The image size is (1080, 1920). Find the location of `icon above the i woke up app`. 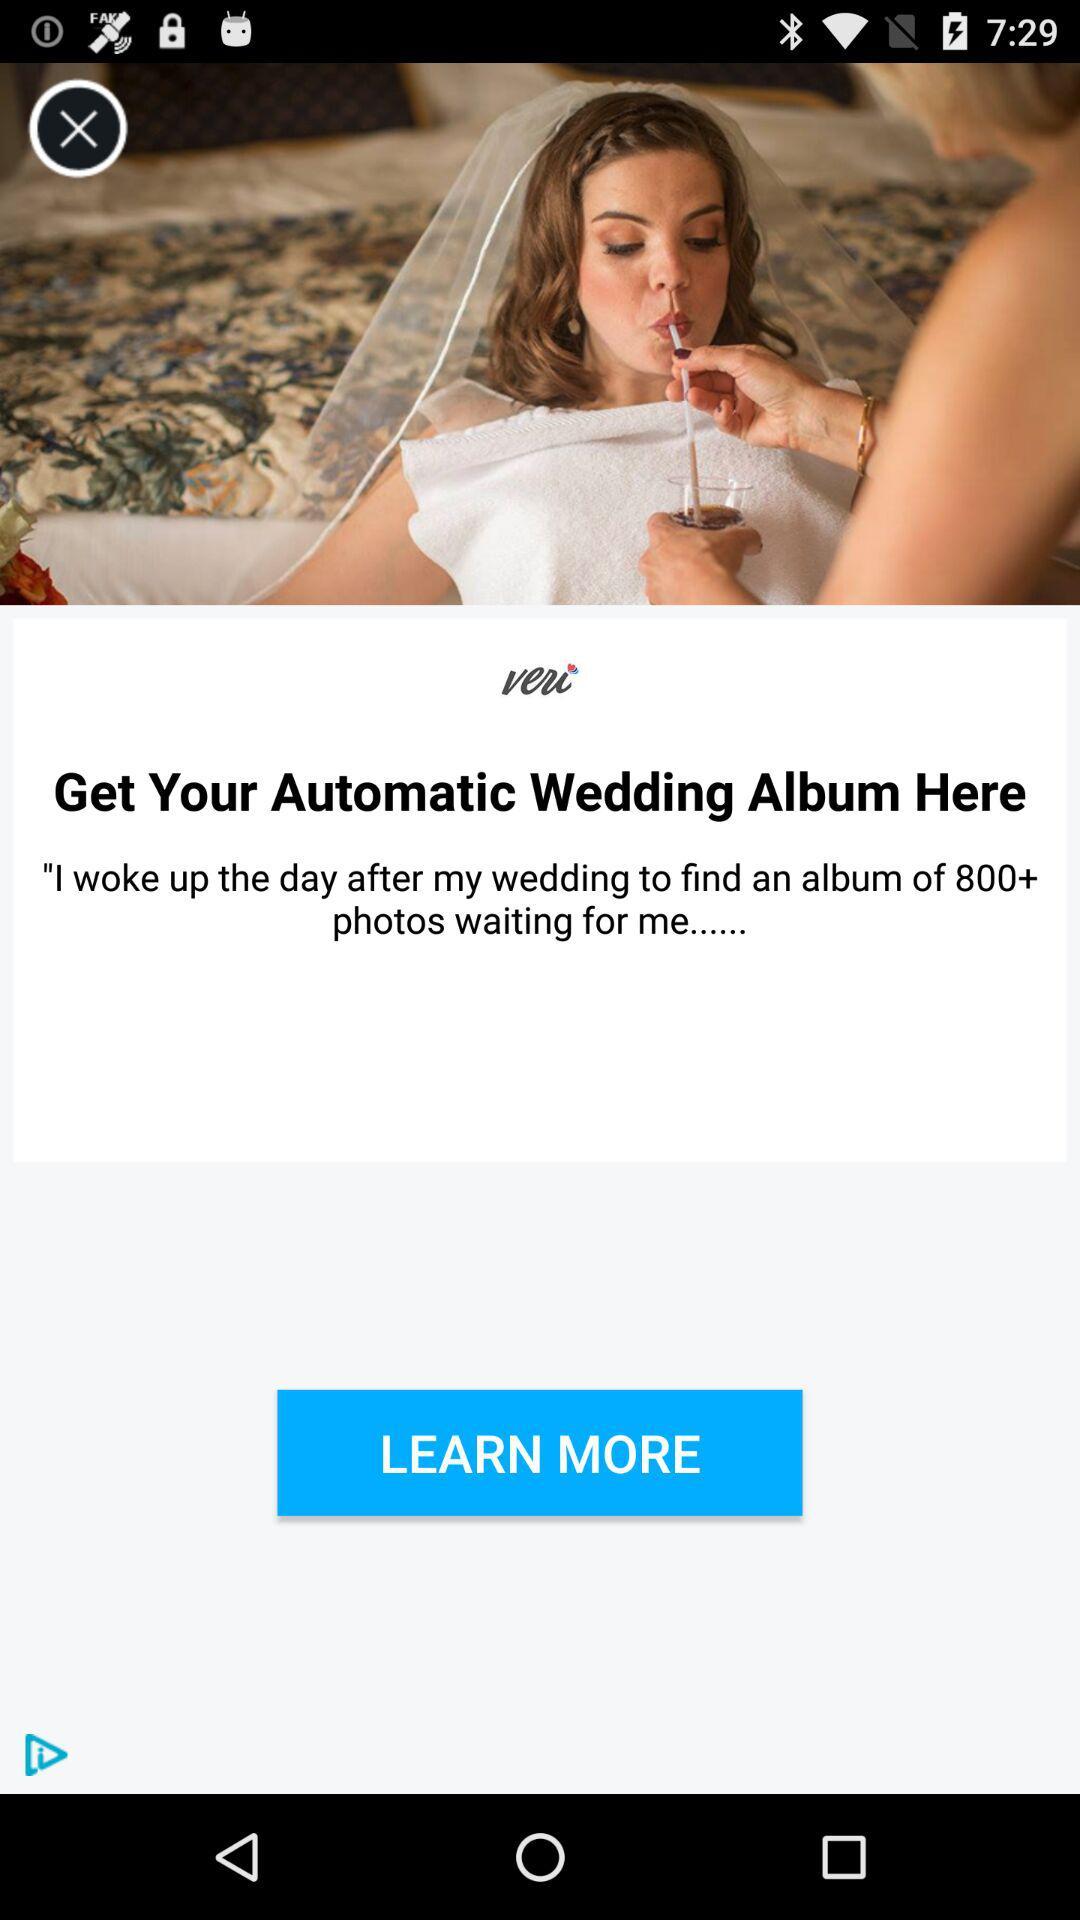

icon above the i woke up app is located at coordinates (540, 789).